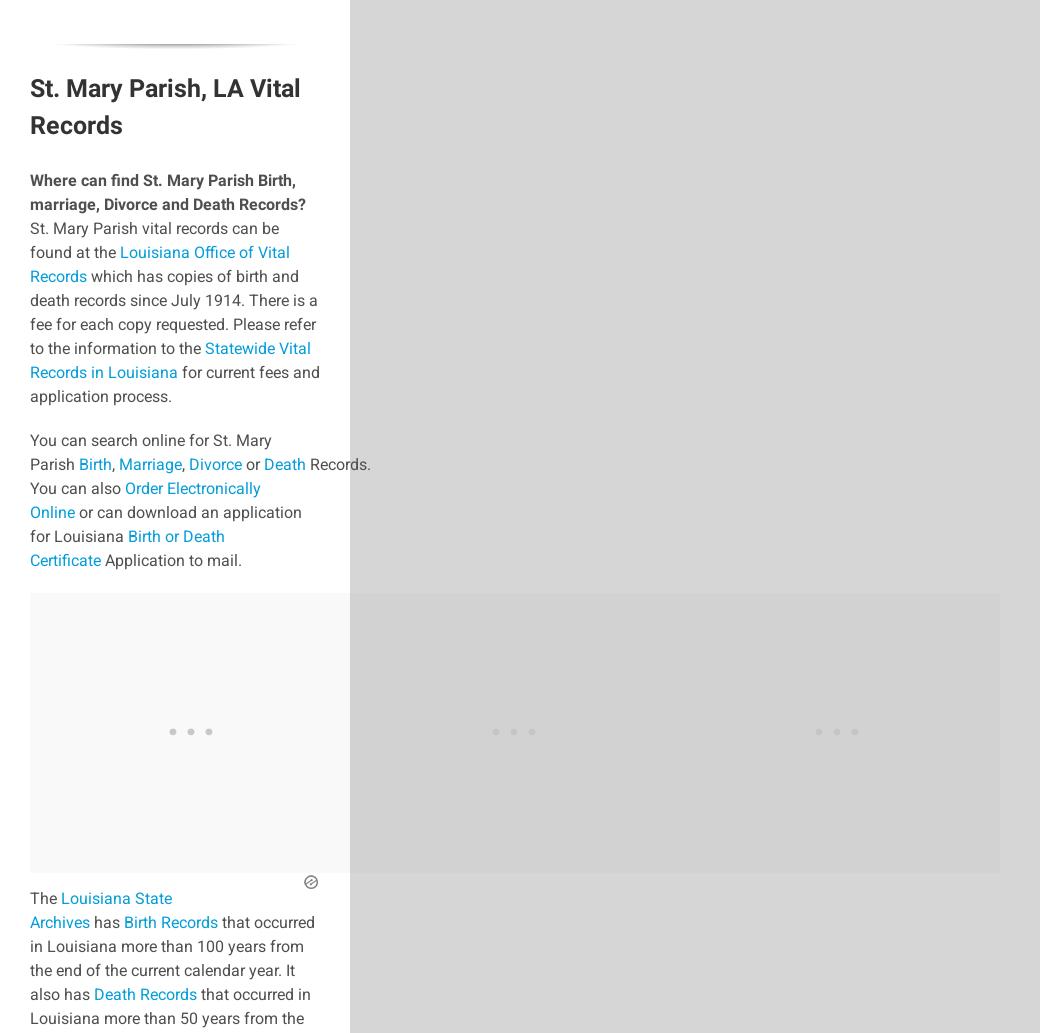 The width and height of the screenshot is (1040, 1033). What do you see at coordinates (28, 523) in the screenshot?
I see `'or can download an application for Louisiana'` at bounding box center [28, 523].